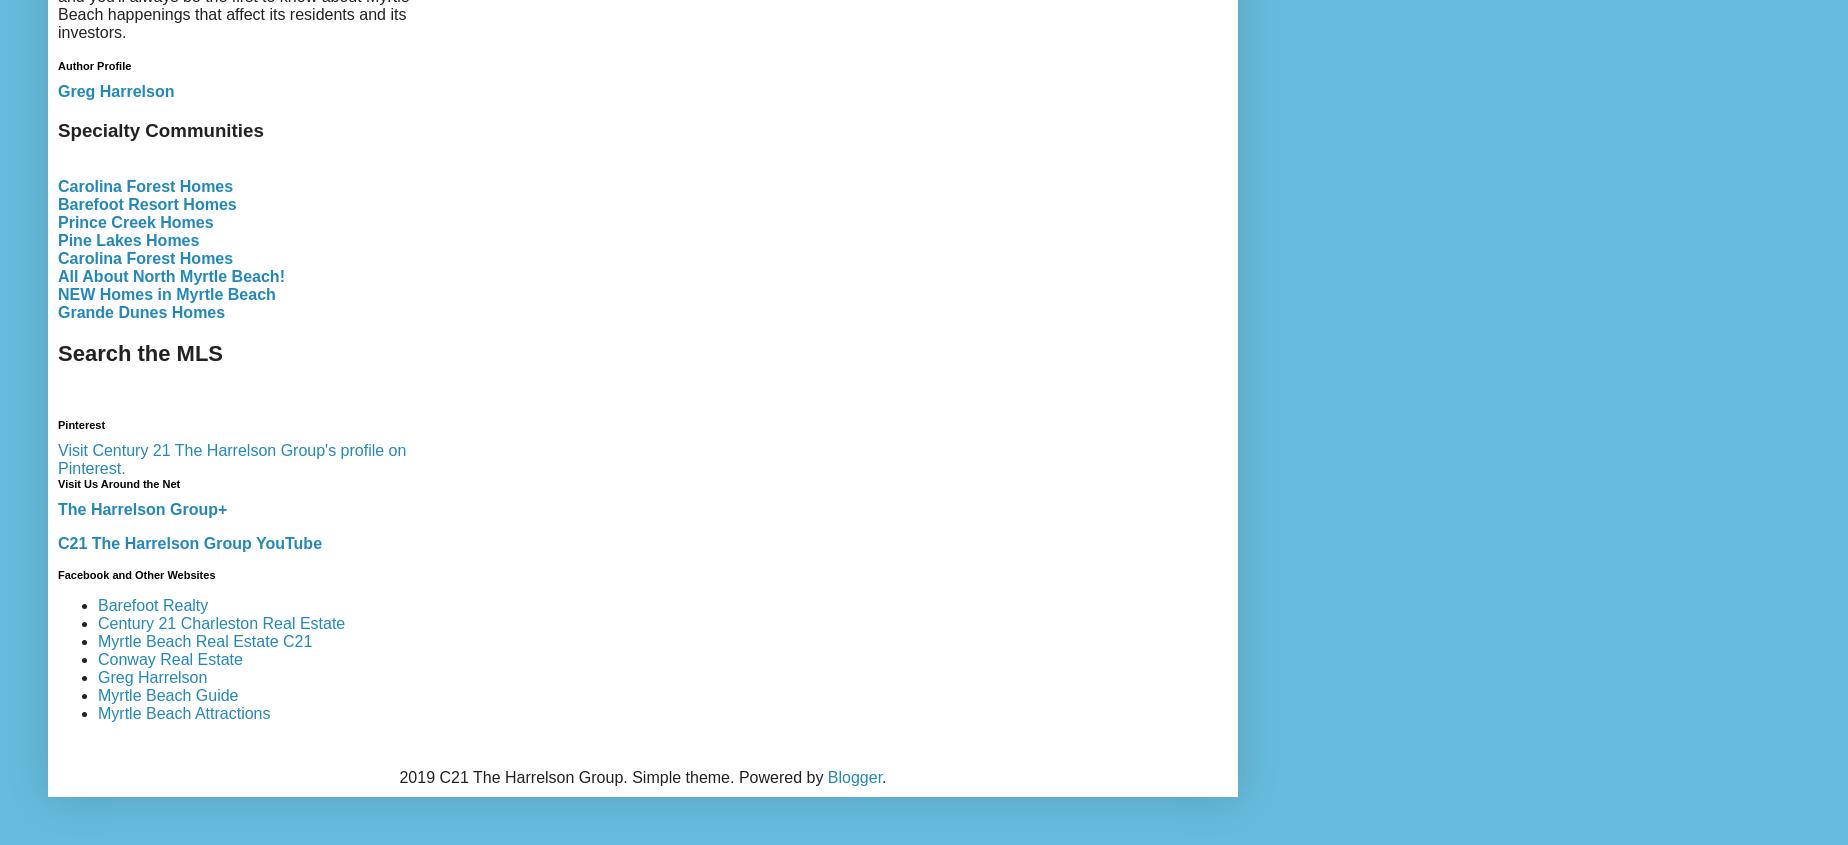 The width and height of the screenshot is (1848, 845). Describe the element at coordinates (167, 693) in the screenshot. I see `'Myrtle Beach Guide'` at that location.